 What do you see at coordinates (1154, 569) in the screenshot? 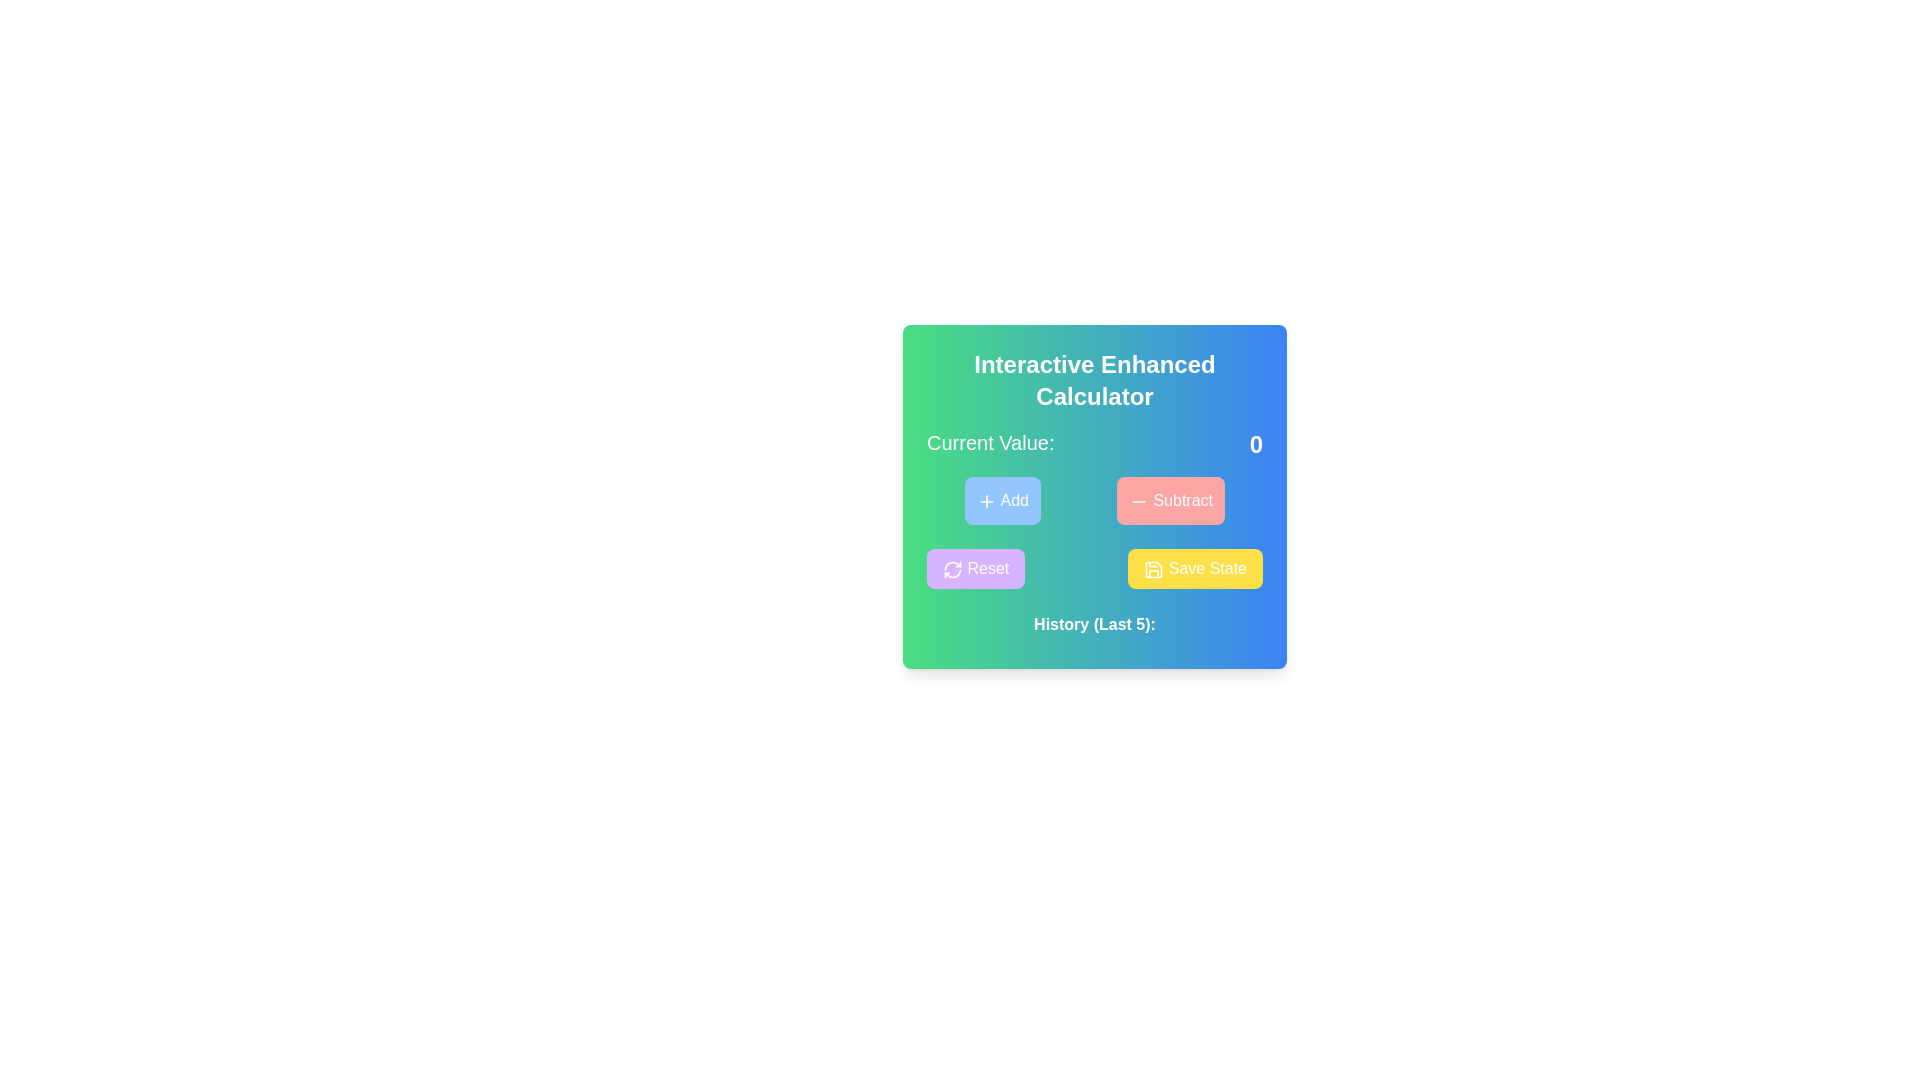
I see `the 'Save State' button which contains a yellow save icon on the left side for saving functionality` at bounding box center [1154, 569].